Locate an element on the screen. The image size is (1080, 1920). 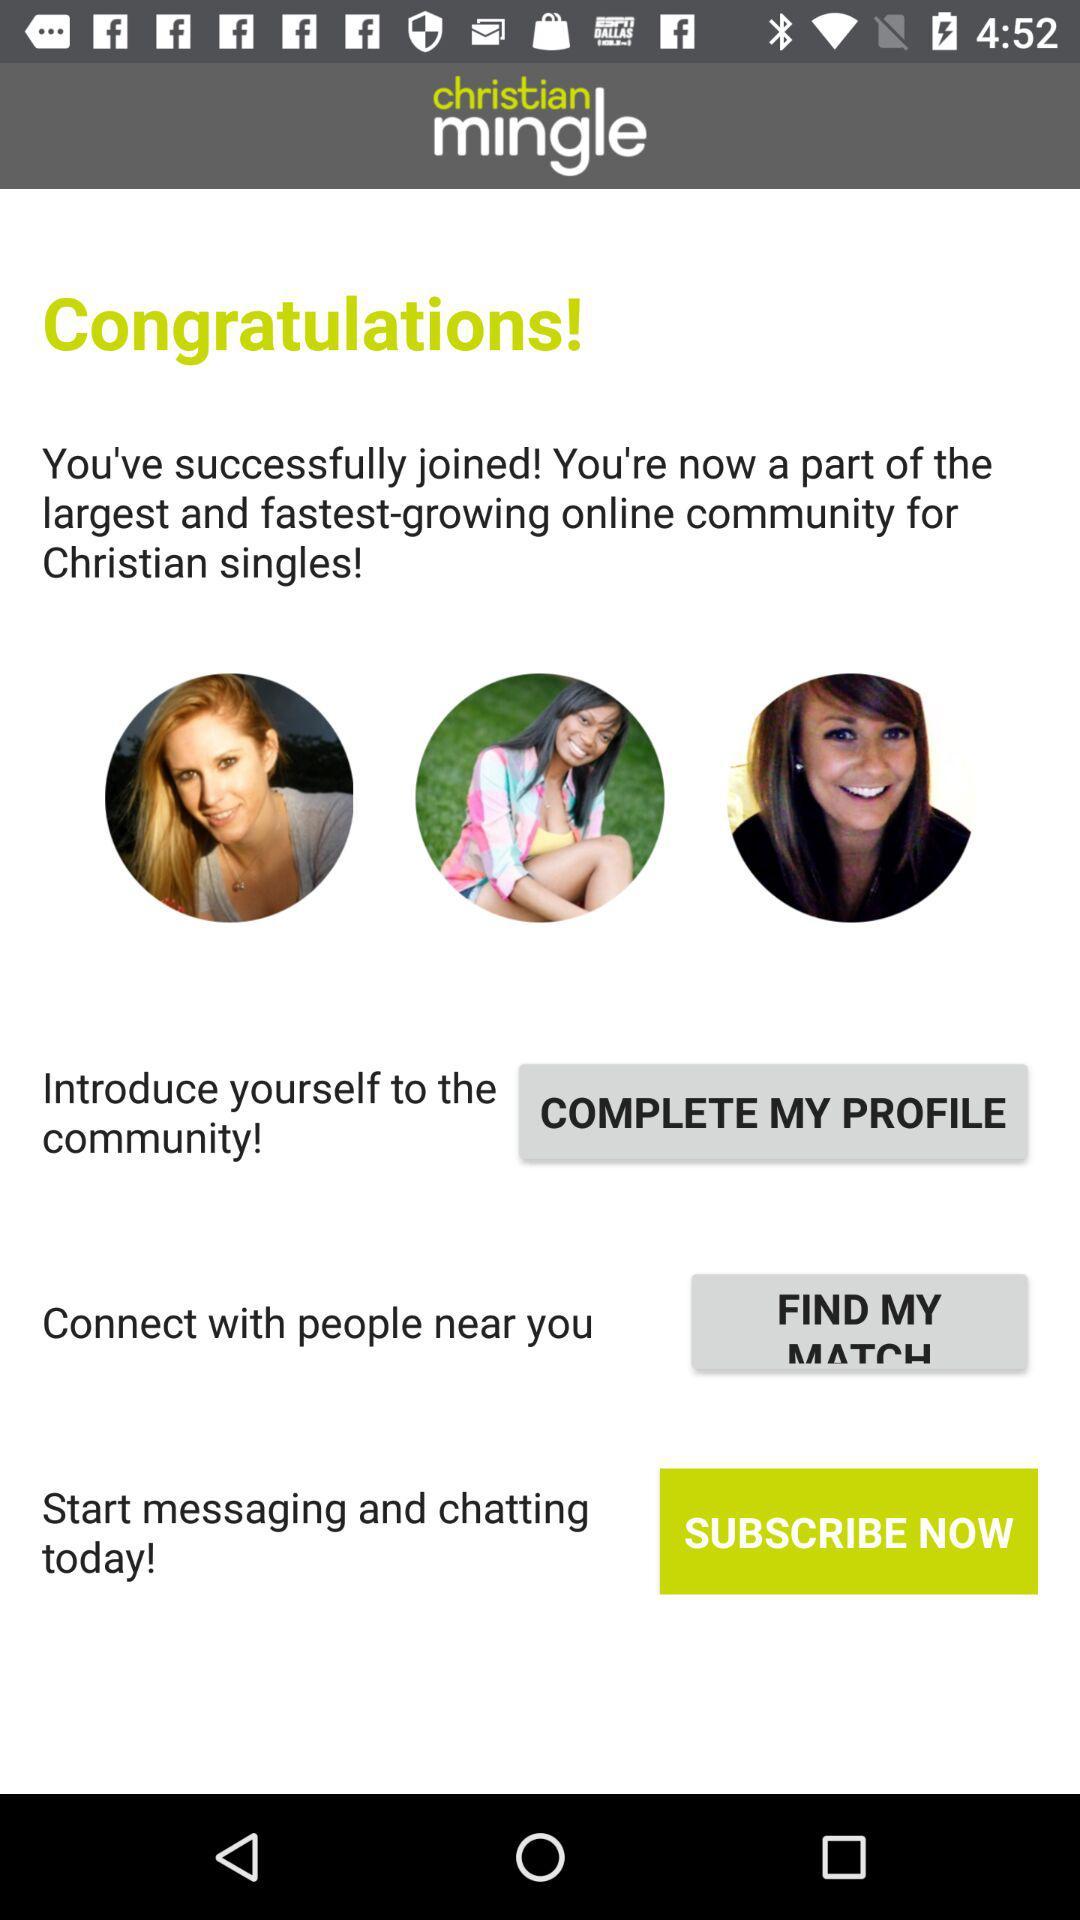
the subscribe now icon is located at coordinates (848, 1530).